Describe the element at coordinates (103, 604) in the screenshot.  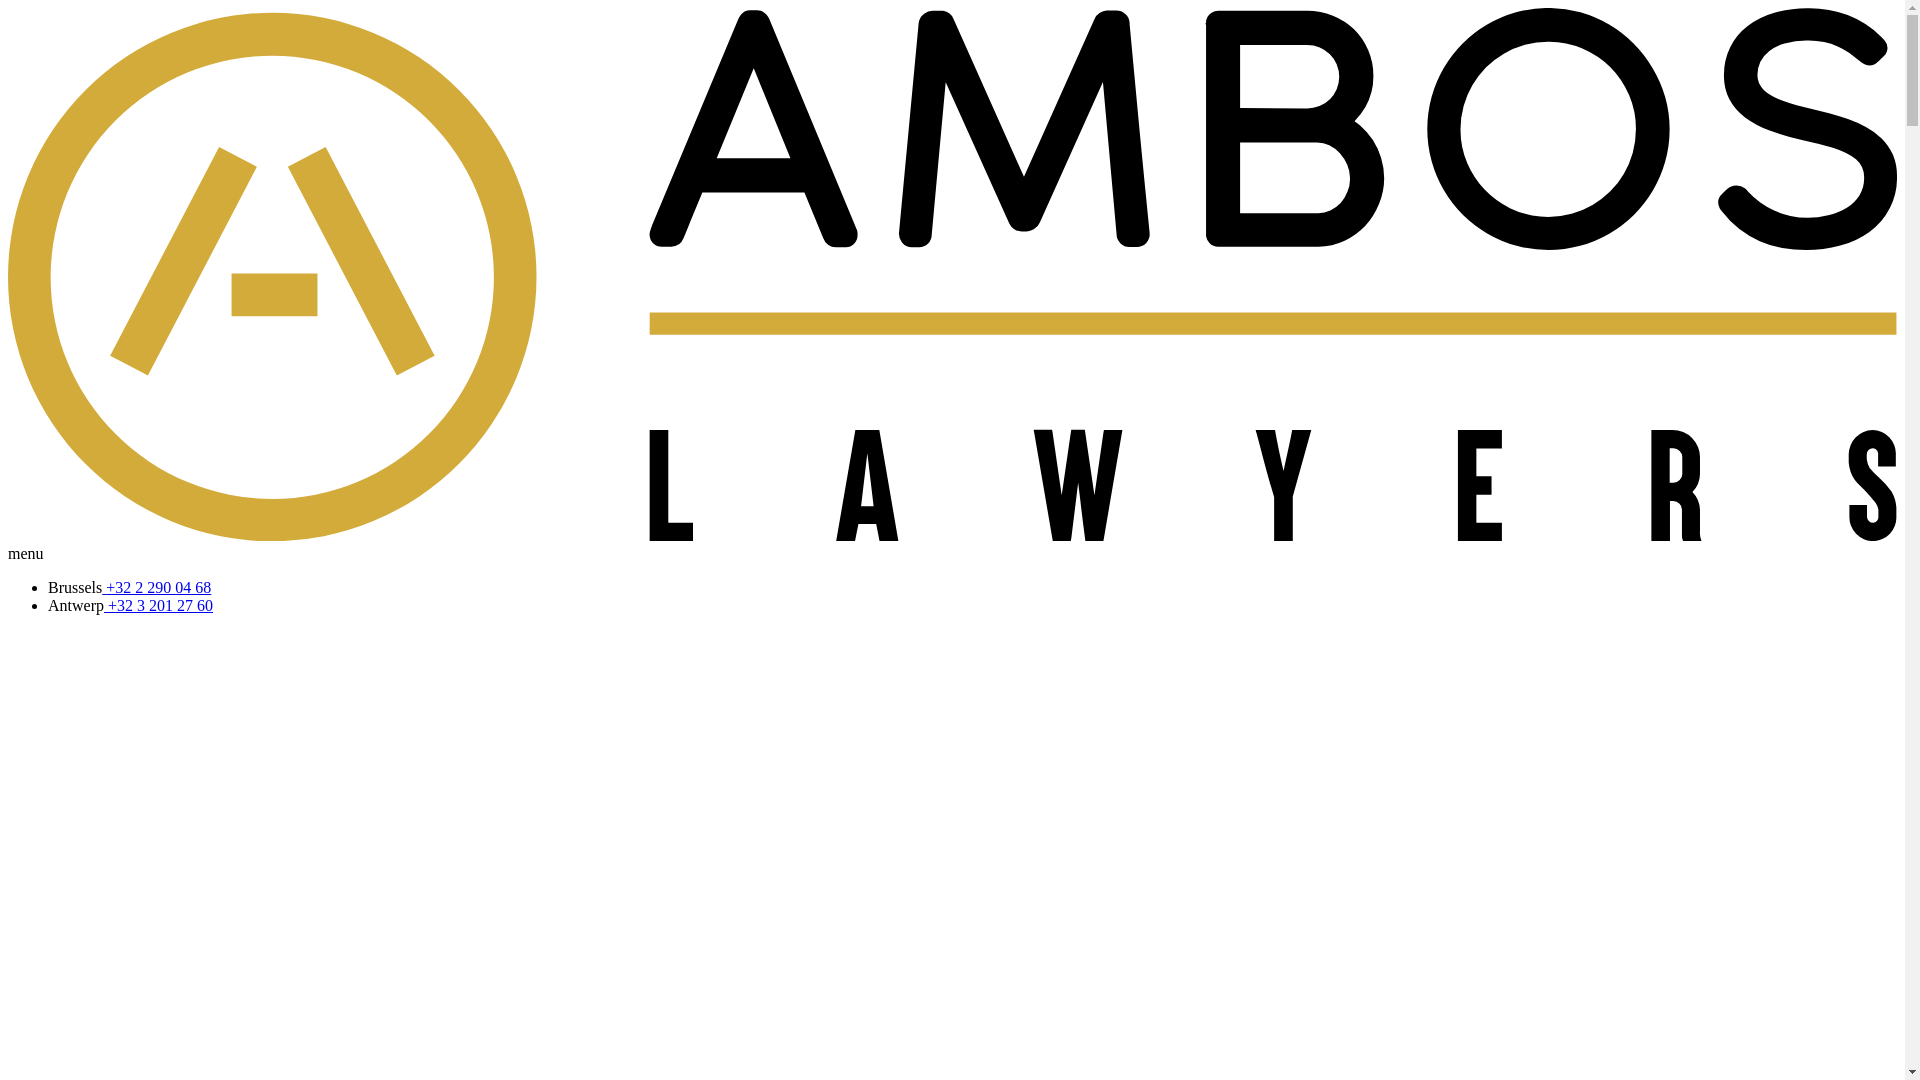
I see `'+32 3 201 27 60'` at that location.